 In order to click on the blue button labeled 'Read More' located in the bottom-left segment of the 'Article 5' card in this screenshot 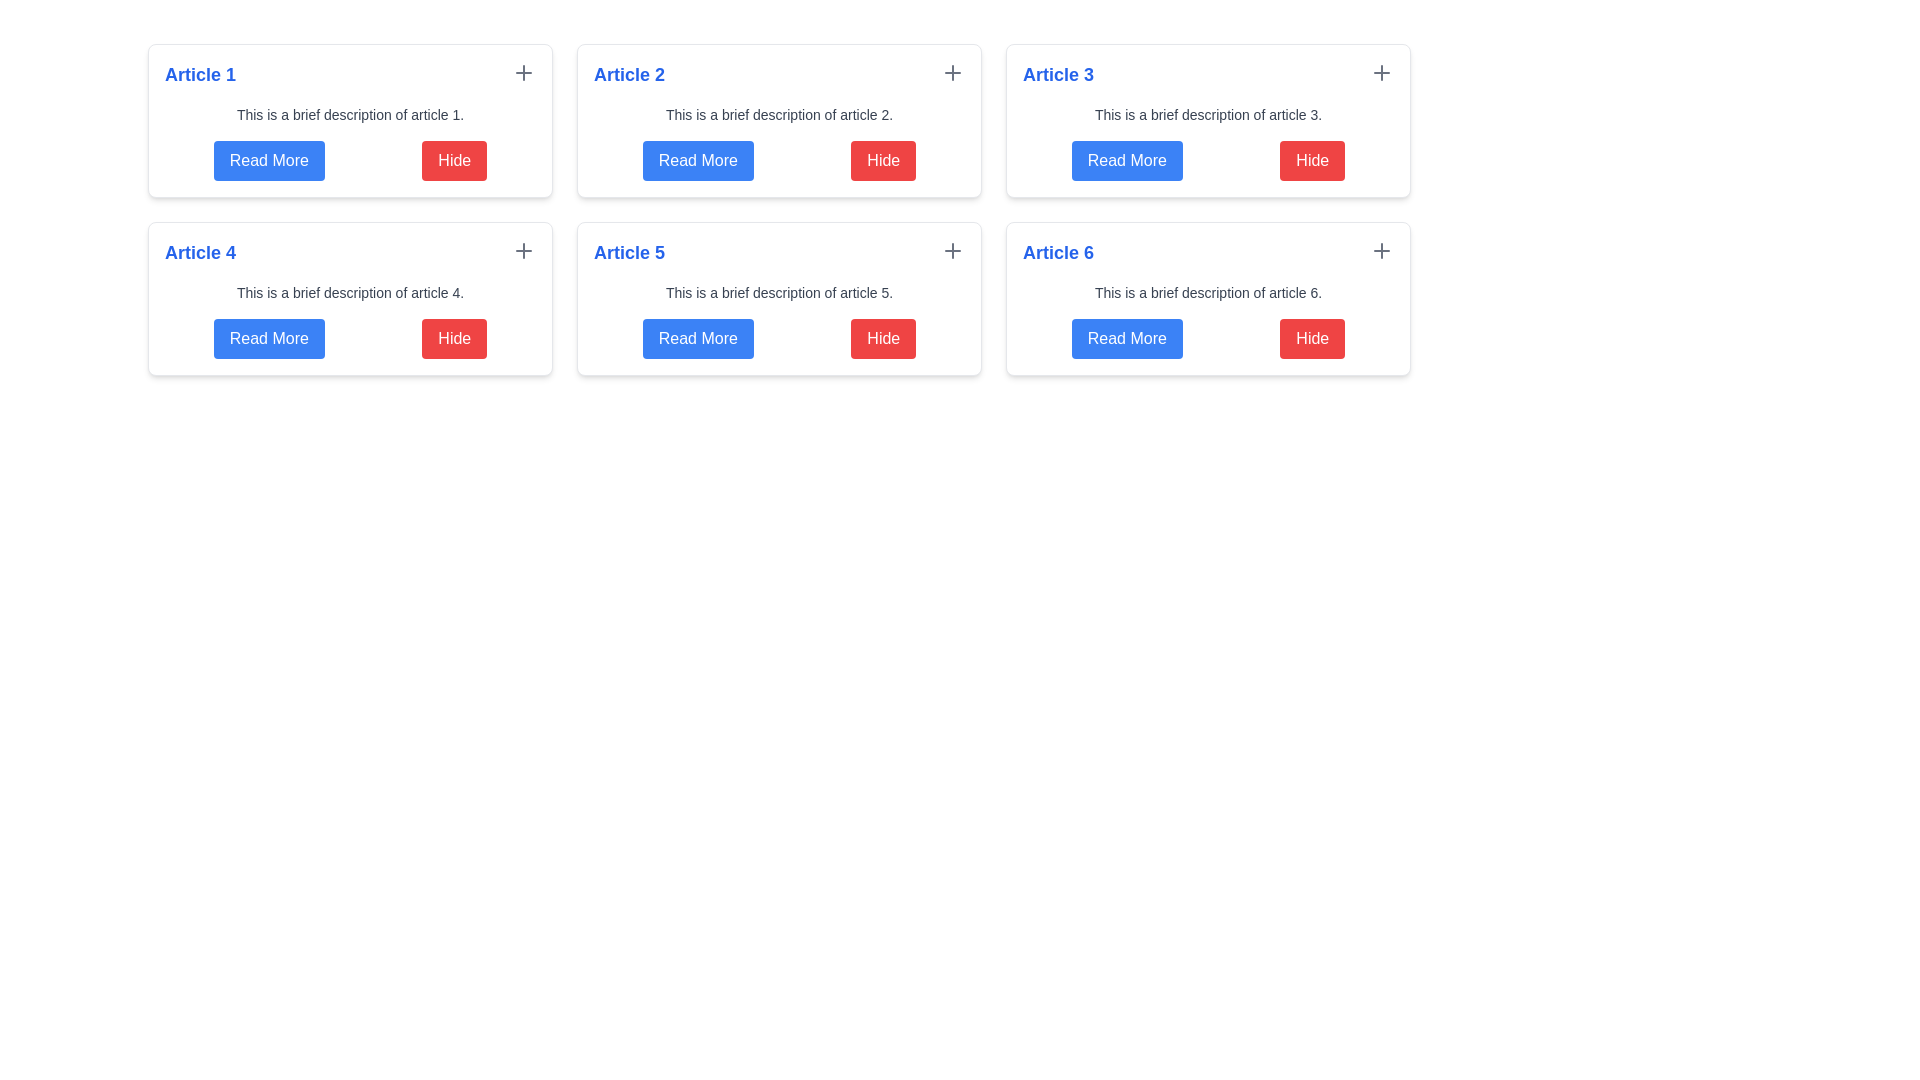, I will do `click(698, 338)`.